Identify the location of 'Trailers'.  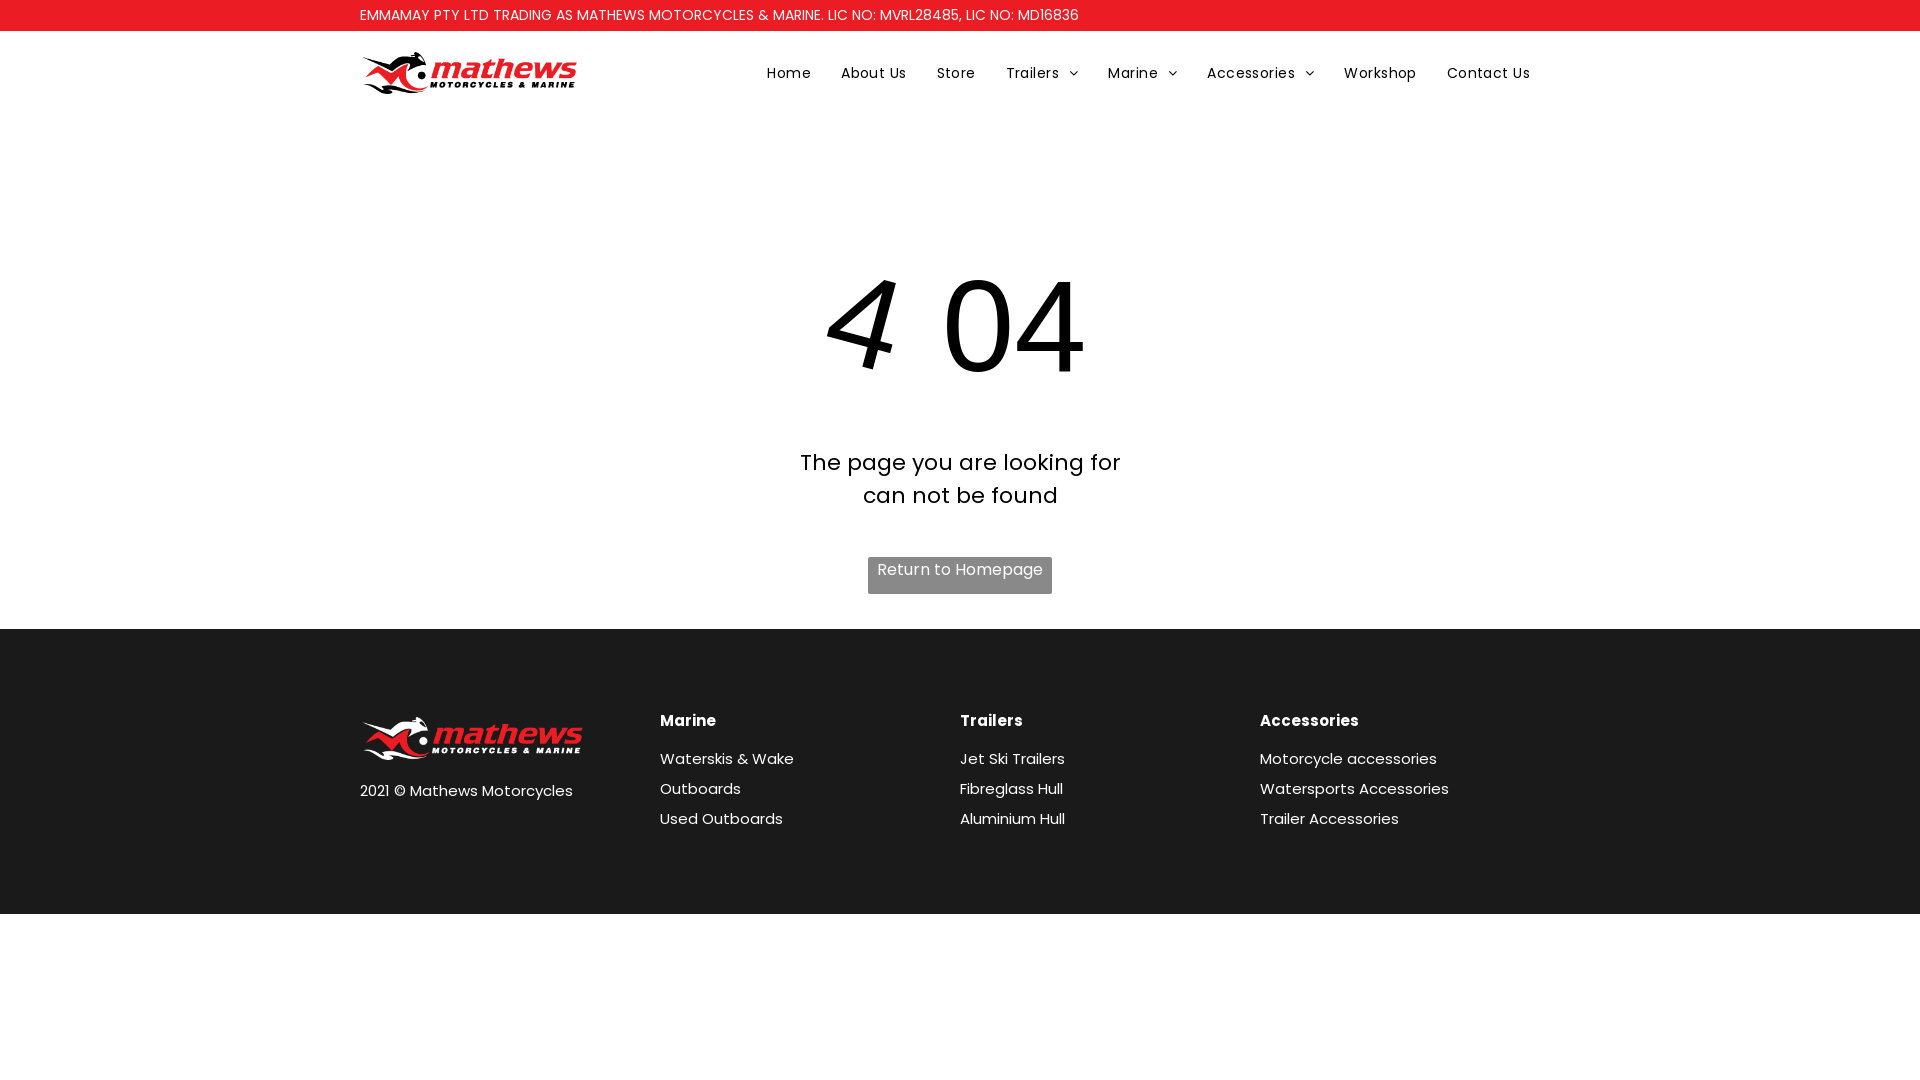
(1041, 72).